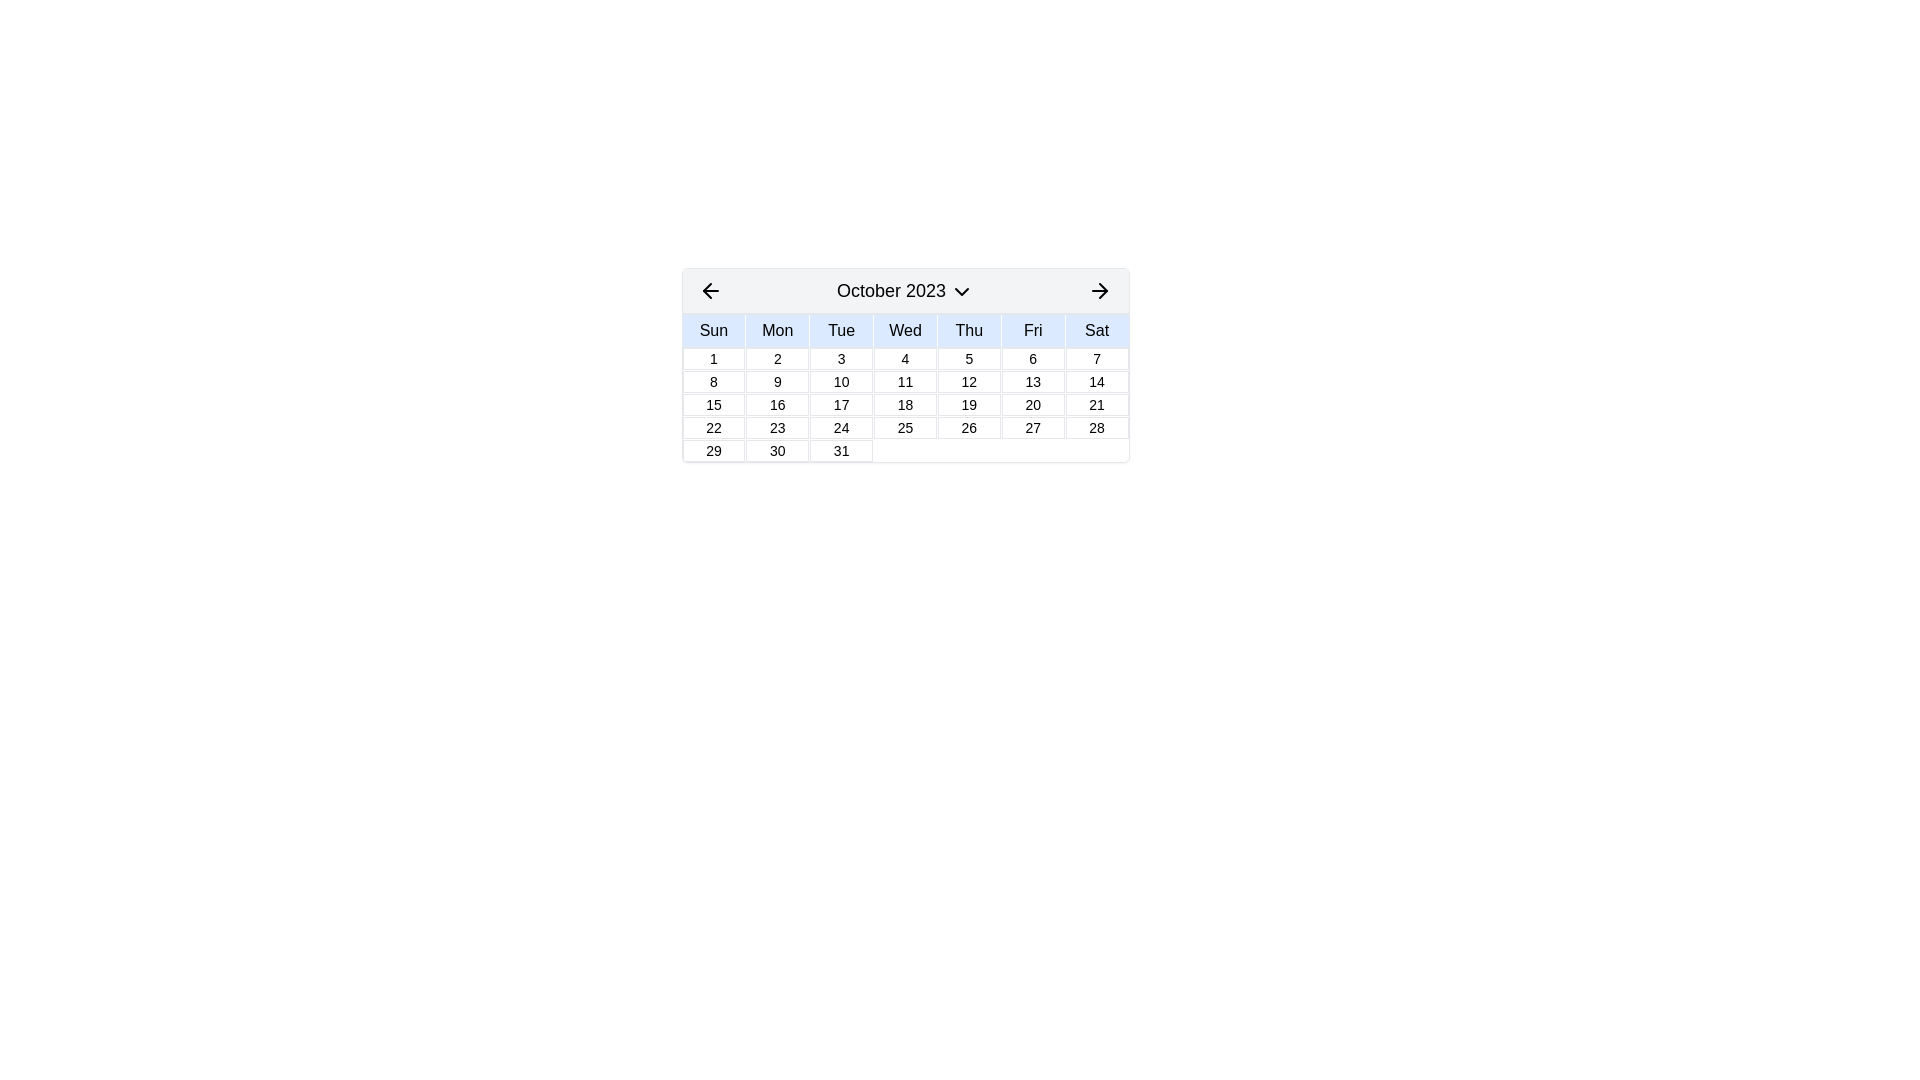 The width and height of the screenshot is (1920, 1080). I want to click on the Calendar Date Cell displaying the number '8', so click(713, 381).